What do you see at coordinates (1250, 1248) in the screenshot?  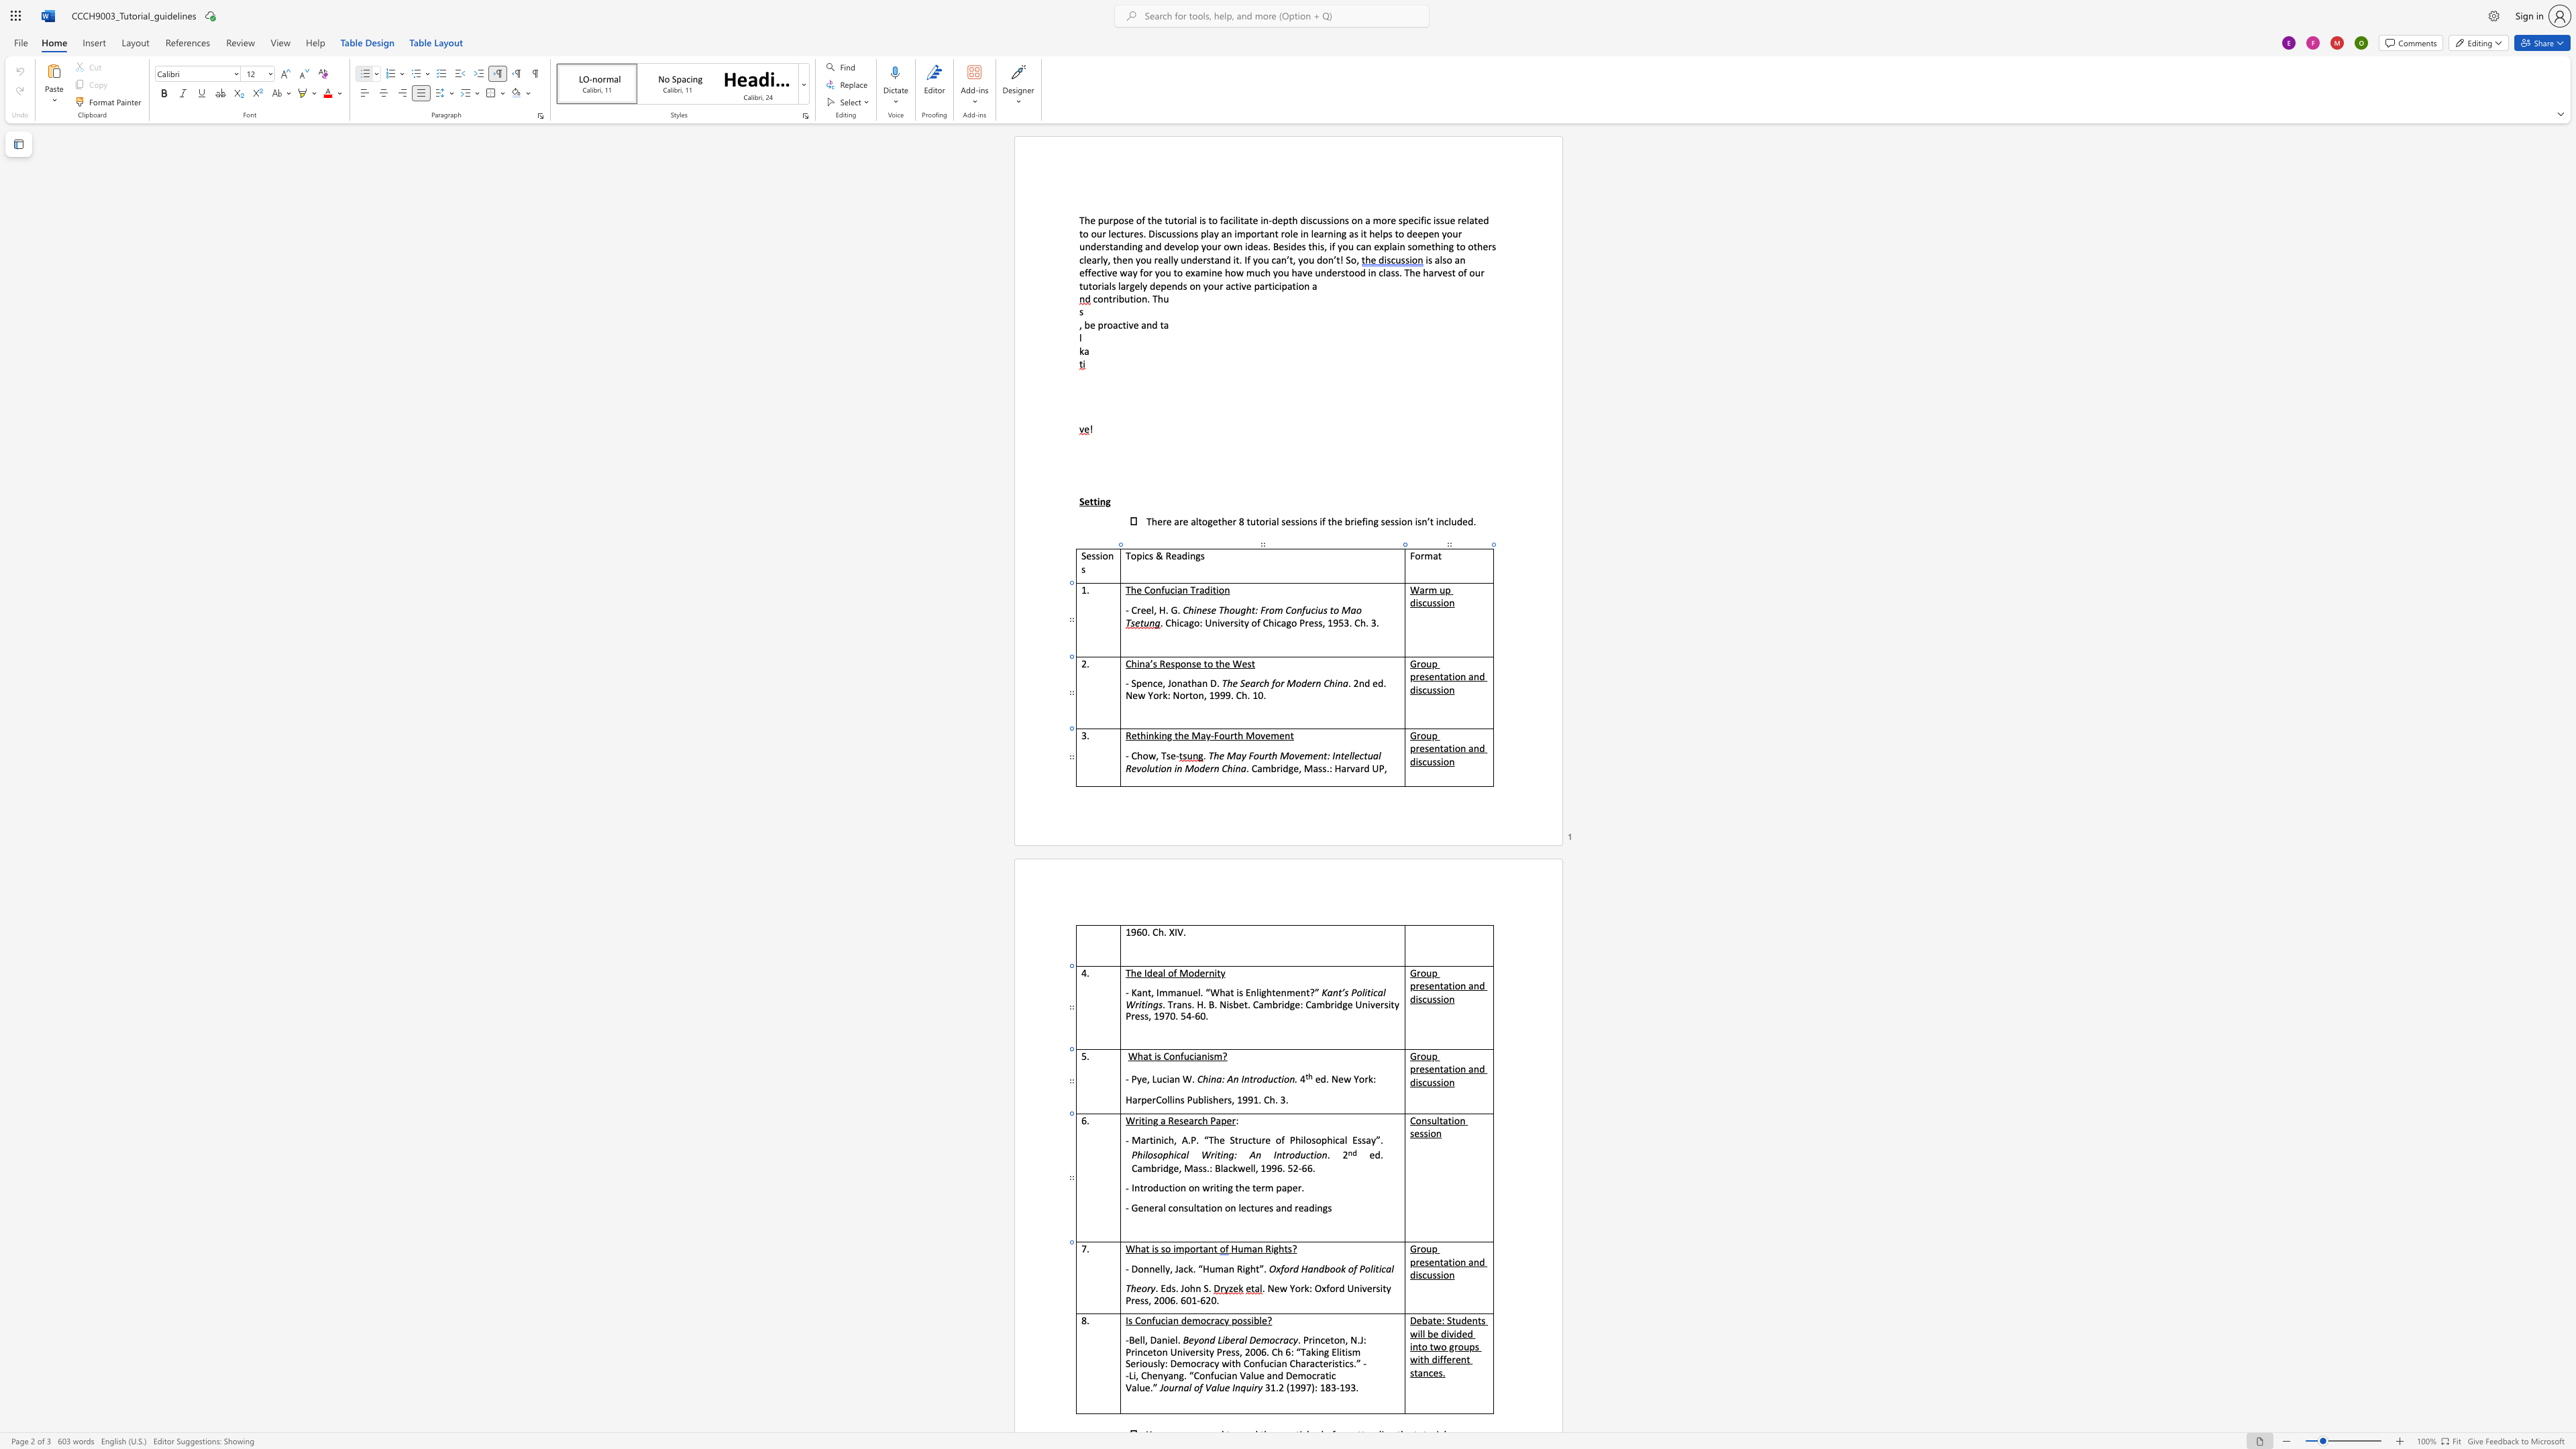 I see `the space between the continuous character "m" and "a" in the text` at bounding box center [1250, 1248].